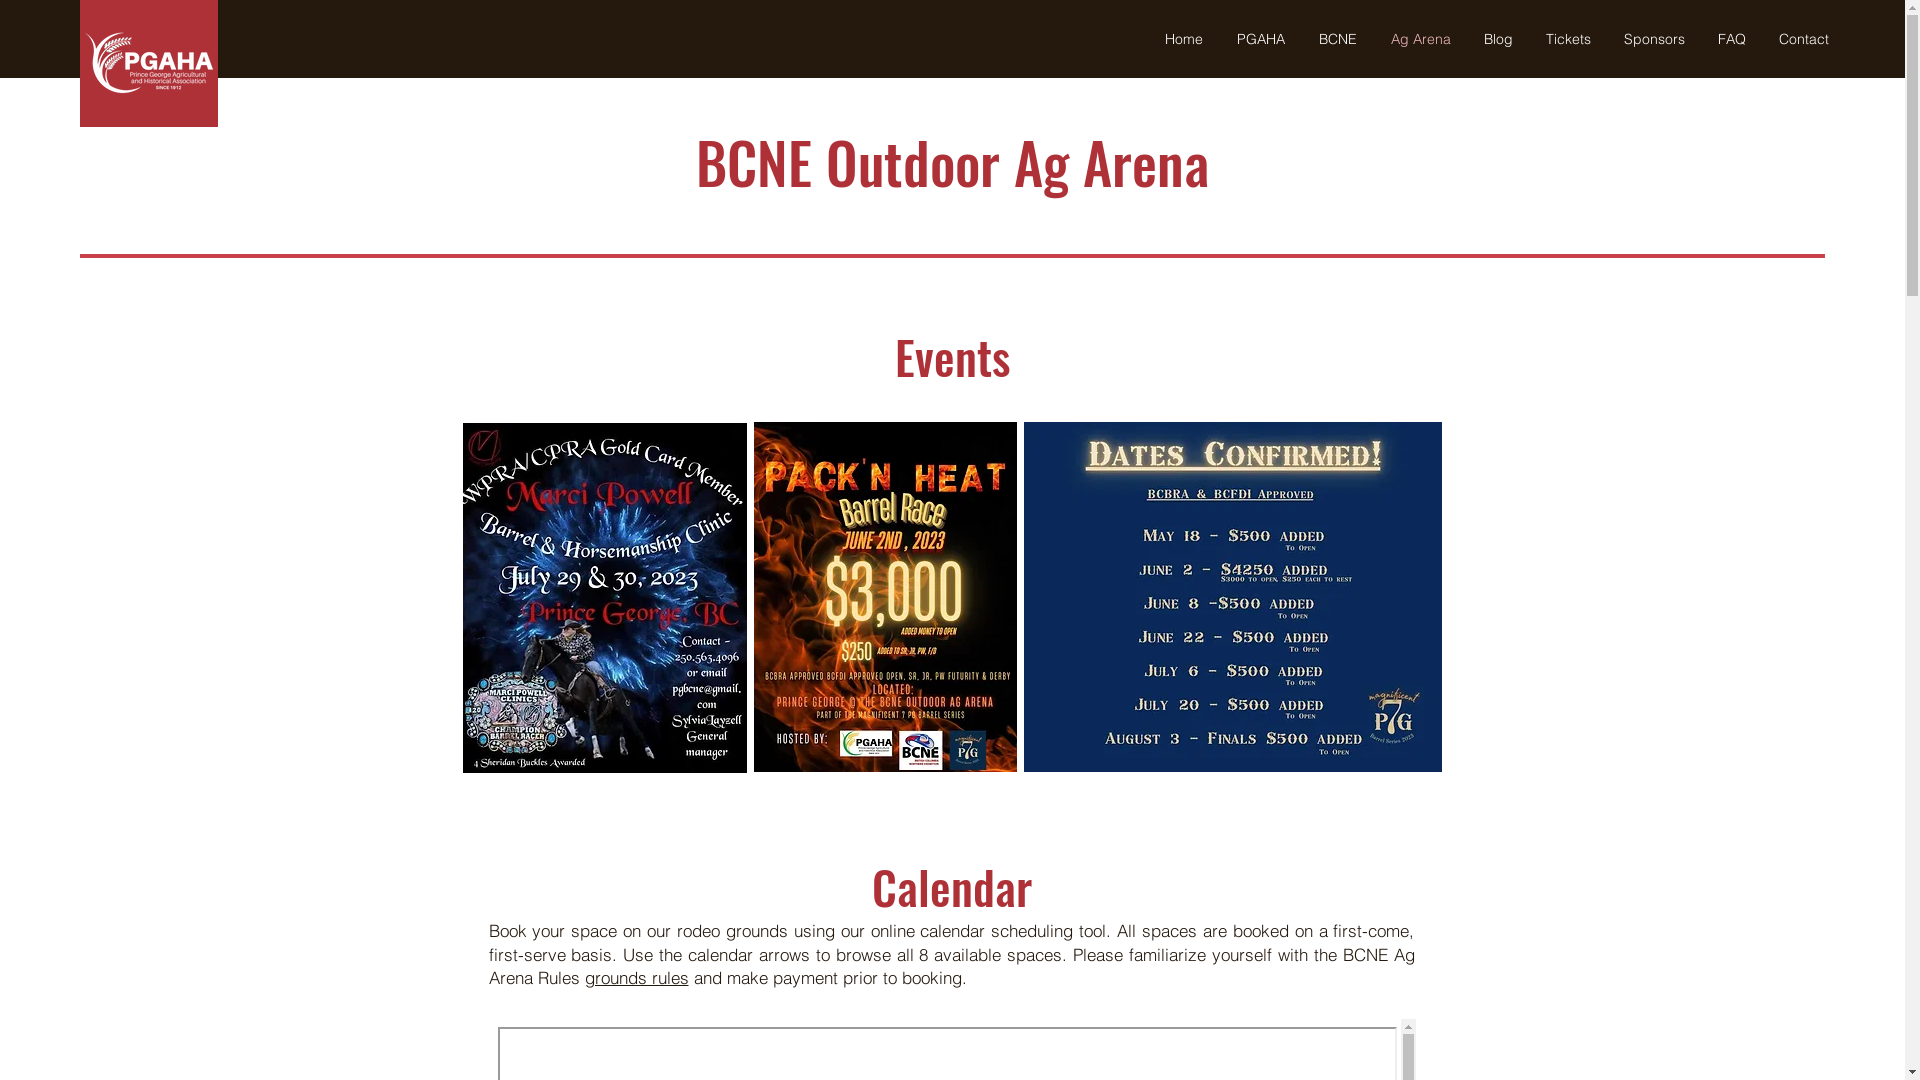  I want to click on 'packing heat.jpg', so click(884, 596).